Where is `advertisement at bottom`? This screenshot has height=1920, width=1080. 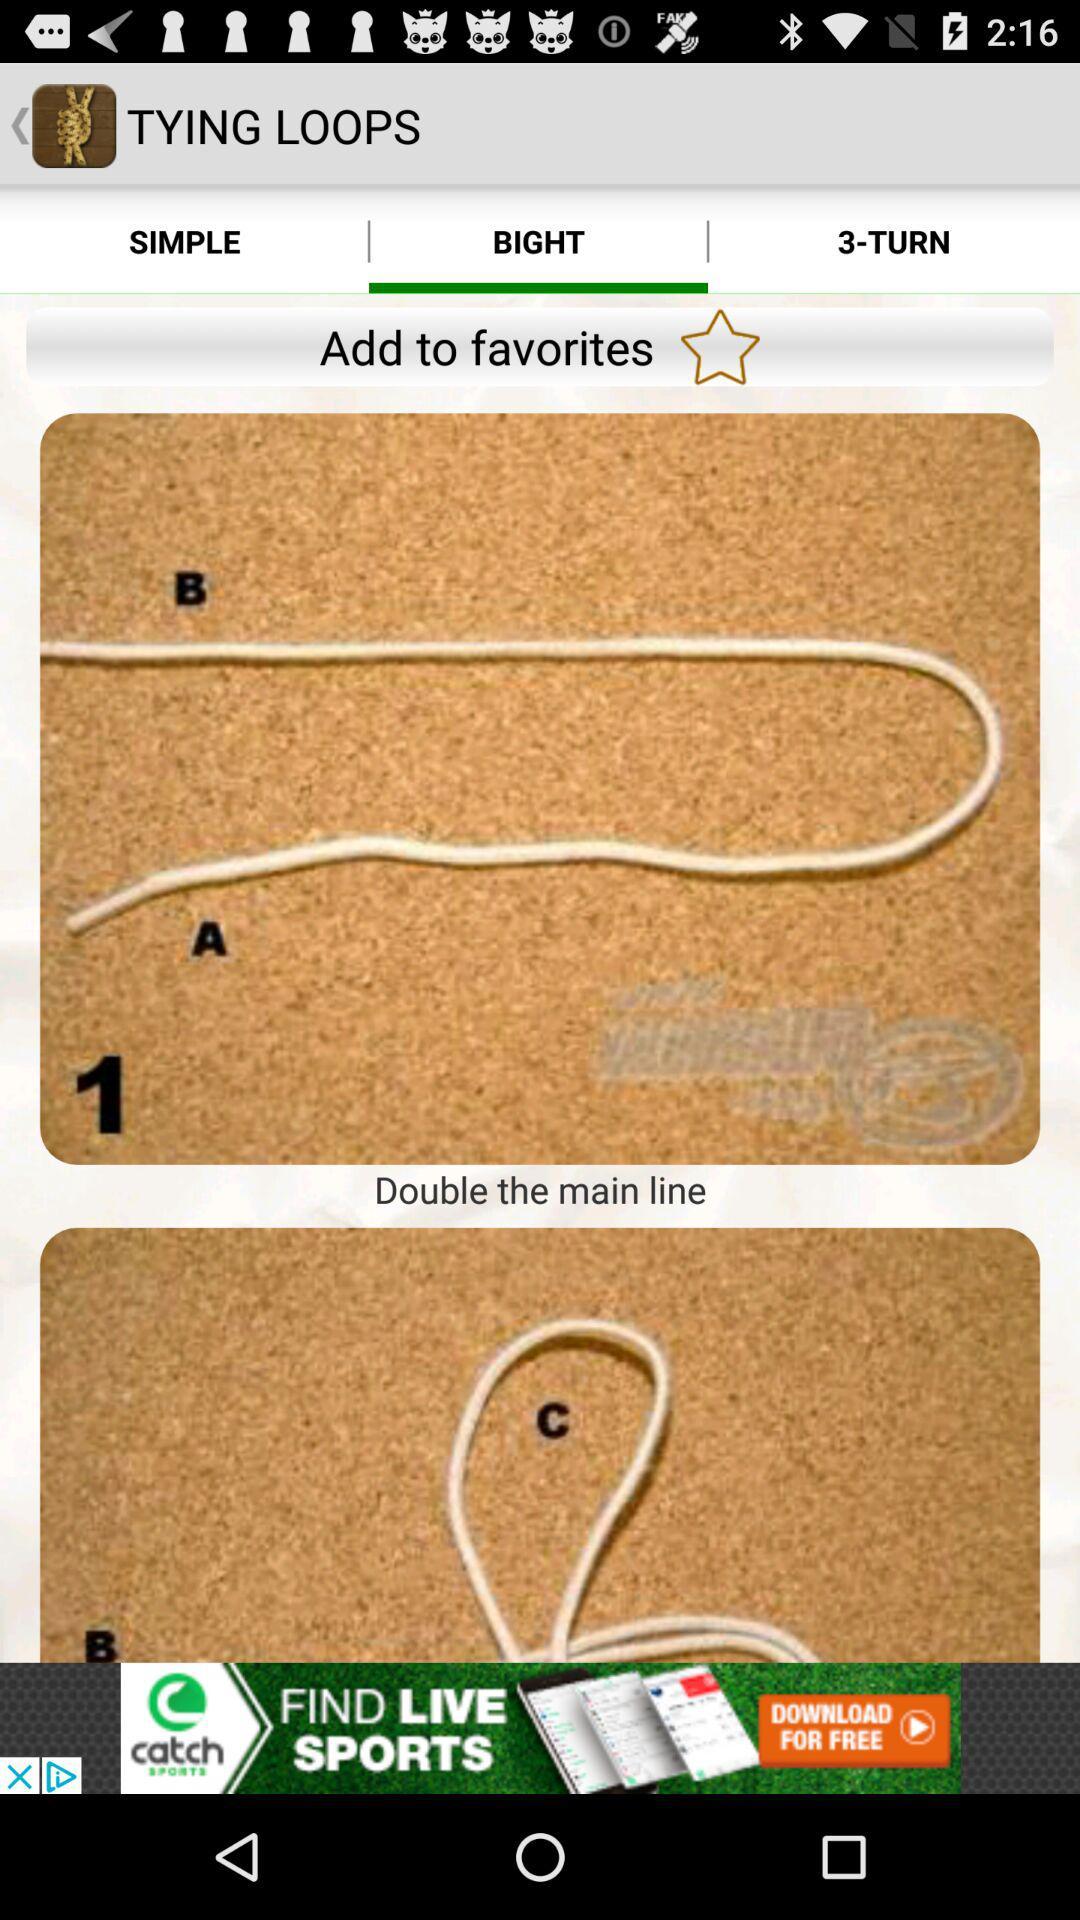
advertisement at bottom is located at coordinates (540, 1727).